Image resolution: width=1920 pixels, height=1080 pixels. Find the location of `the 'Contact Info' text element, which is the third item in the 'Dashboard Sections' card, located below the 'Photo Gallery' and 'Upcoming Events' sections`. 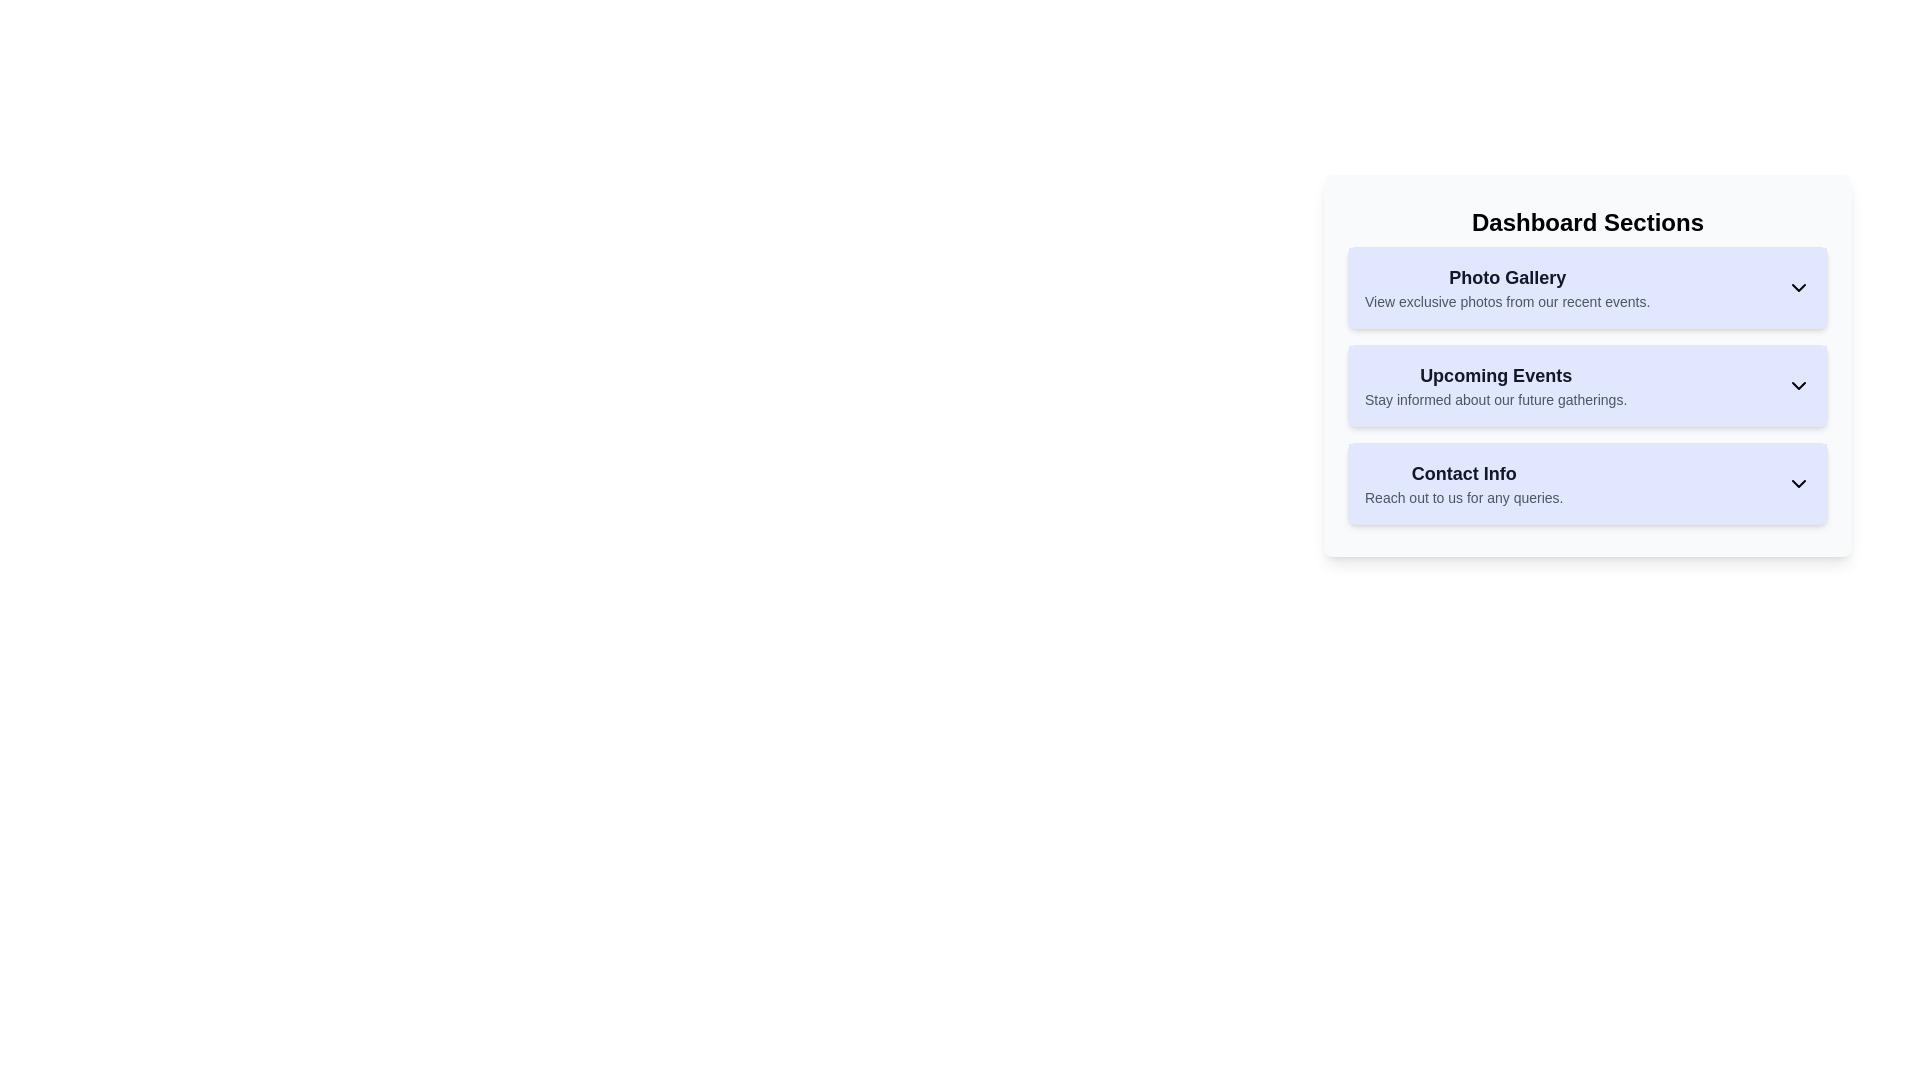

the 'Contact Info' text element, which is the third item in the 'Dashboard Sections' card, located below the 'Photo Gallery' and 'Upcoming Events' sections is located at coordinates (1464, 483).